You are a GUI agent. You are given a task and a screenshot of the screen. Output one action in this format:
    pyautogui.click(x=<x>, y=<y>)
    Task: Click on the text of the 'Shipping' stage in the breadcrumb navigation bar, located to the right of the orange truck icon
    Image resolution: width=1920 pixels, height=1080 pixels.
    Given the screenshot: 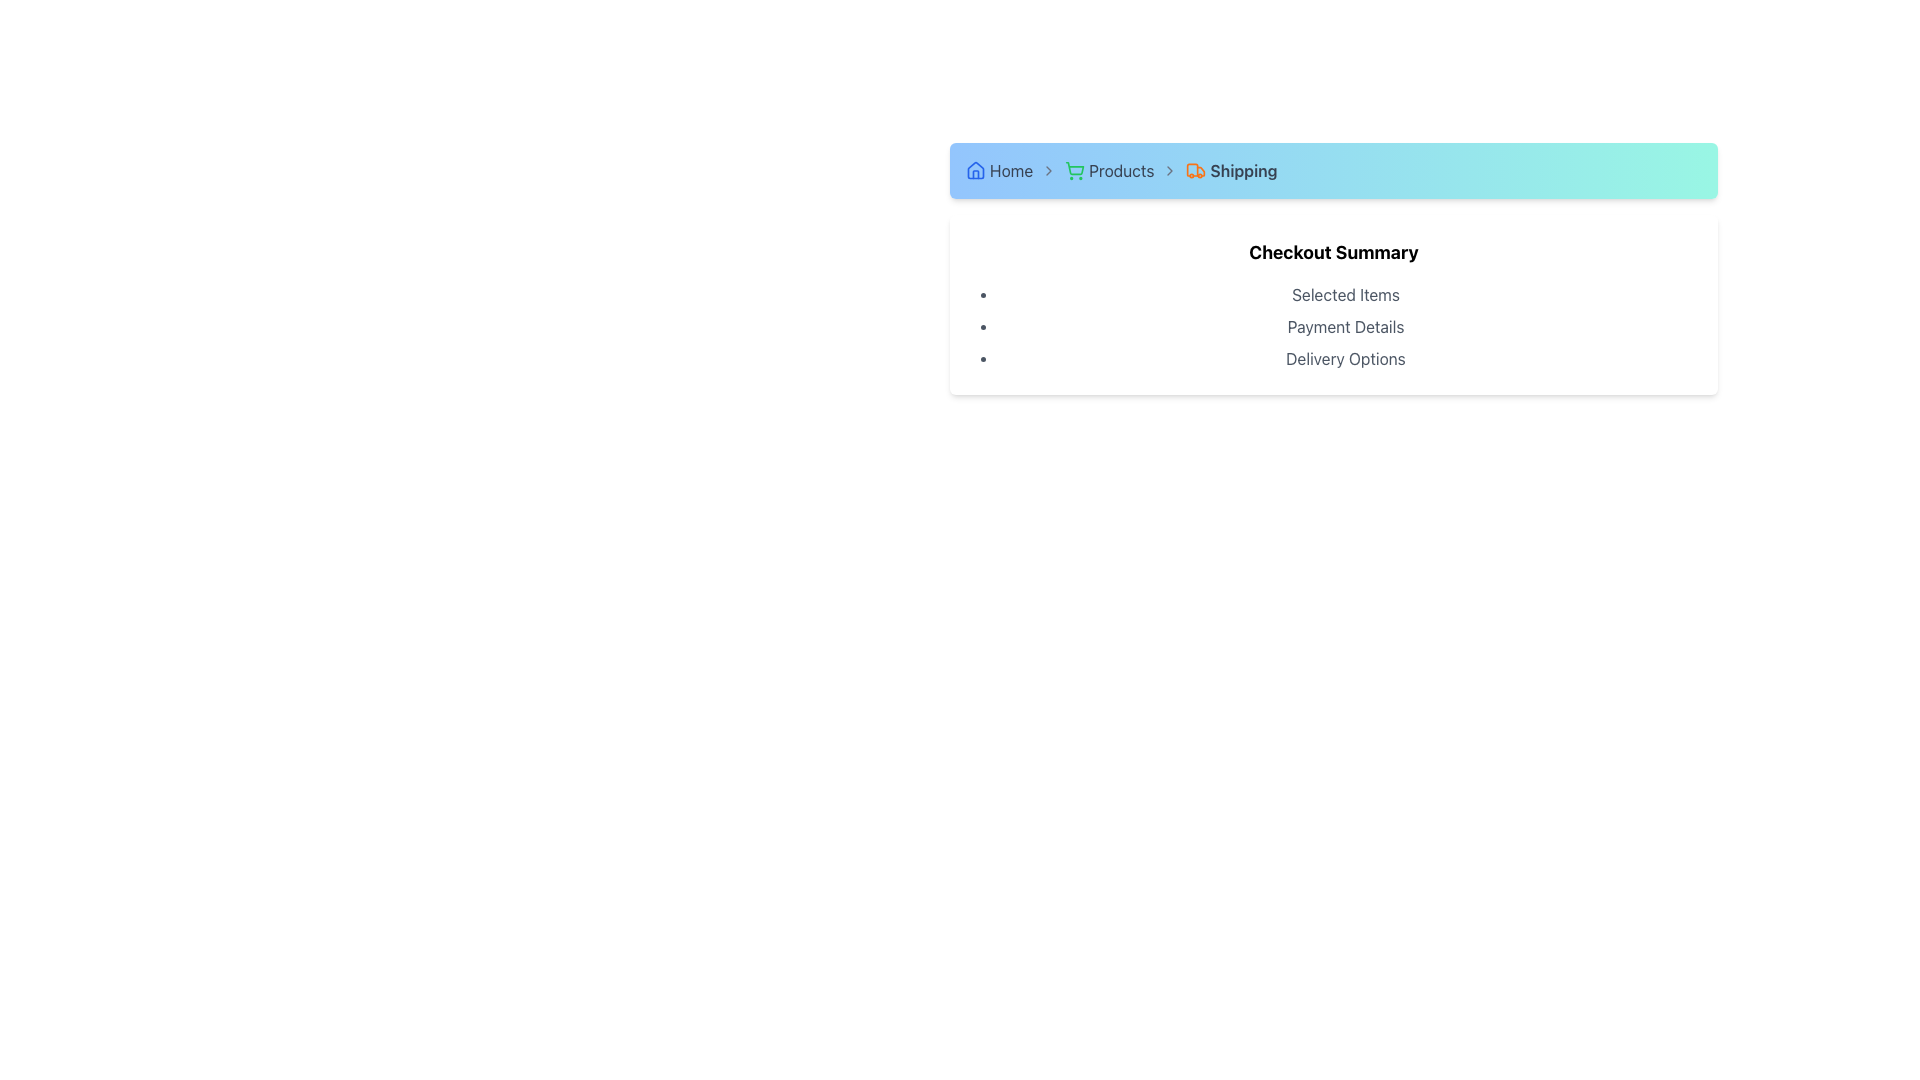 What is the action you would take?
    pyautogui.click(x=1242, y=169)
    